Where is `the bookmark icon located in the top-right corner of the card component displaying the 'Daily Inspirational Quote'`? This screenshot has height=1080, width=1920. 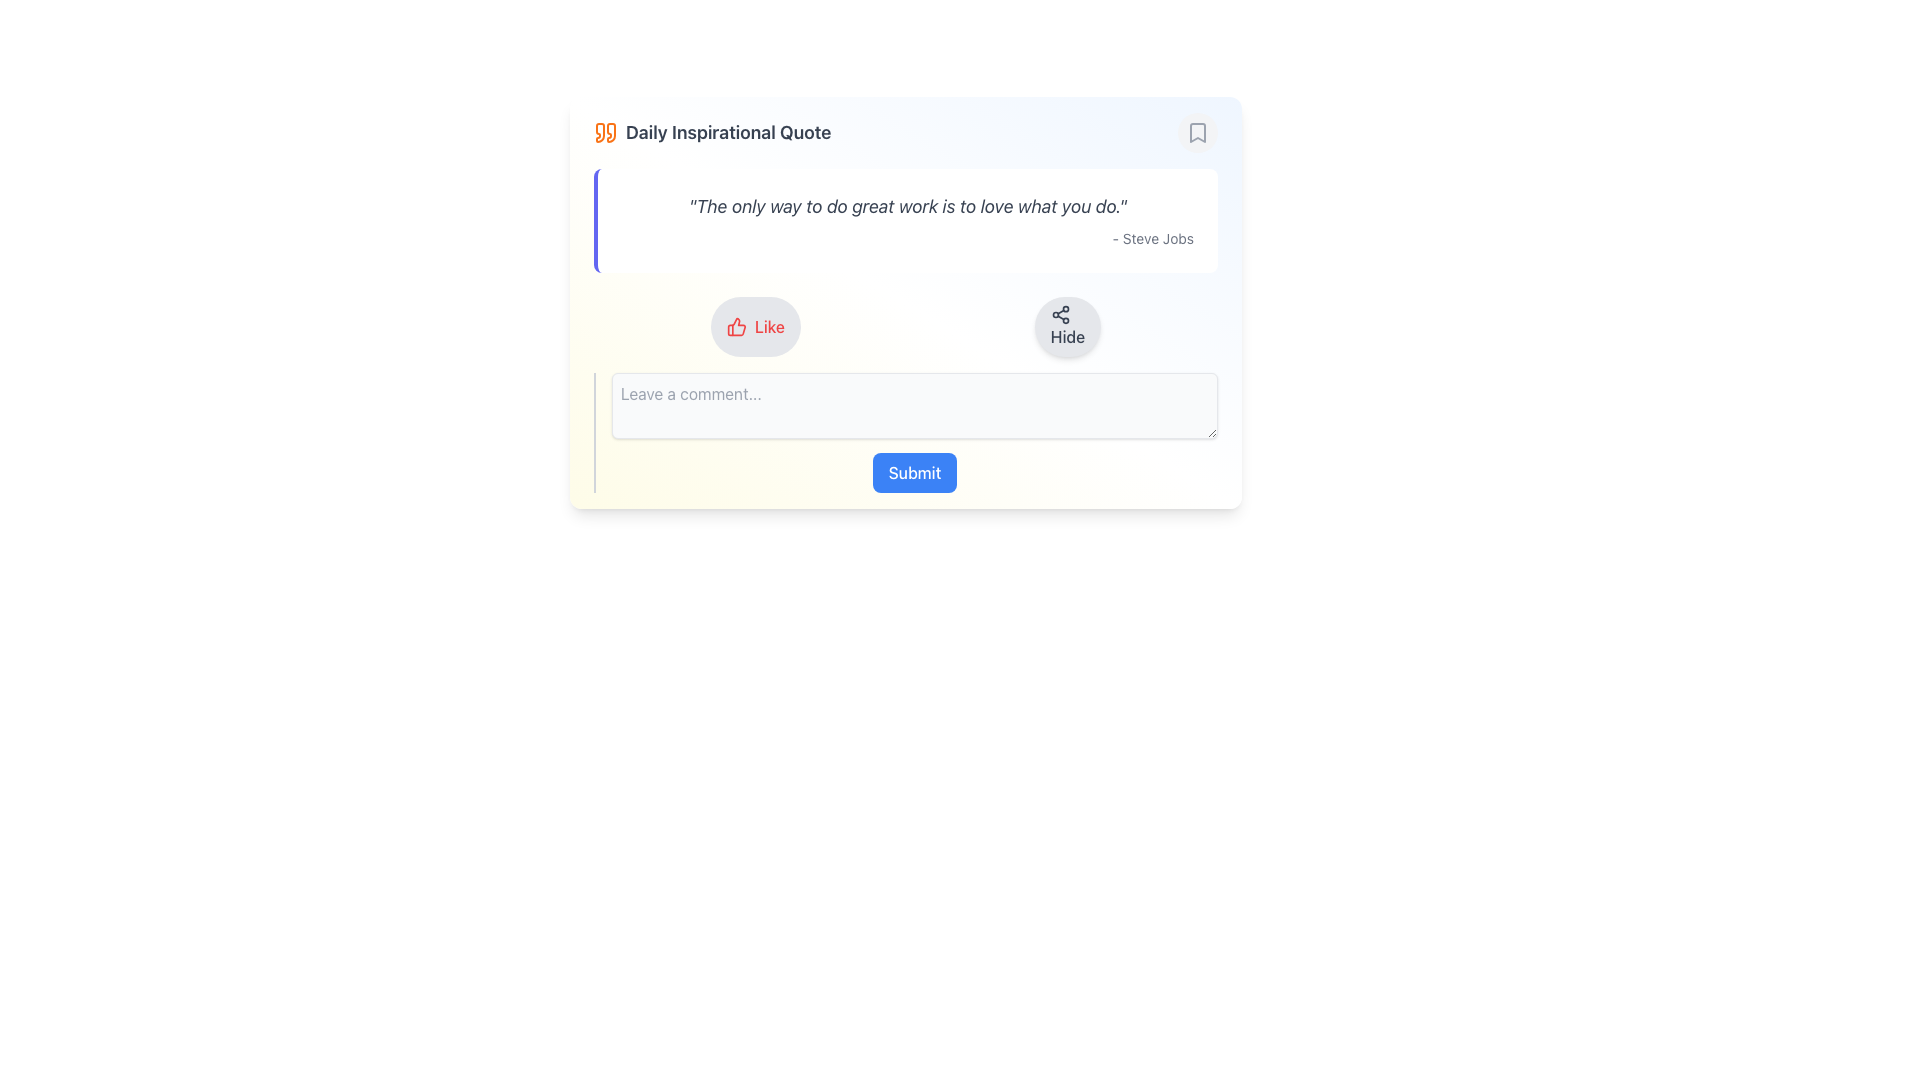 the bookmark icon located in the top-right corner of the card component displaying the 'Daily Inspirational Quote' is located at coordinates (1198, 132).